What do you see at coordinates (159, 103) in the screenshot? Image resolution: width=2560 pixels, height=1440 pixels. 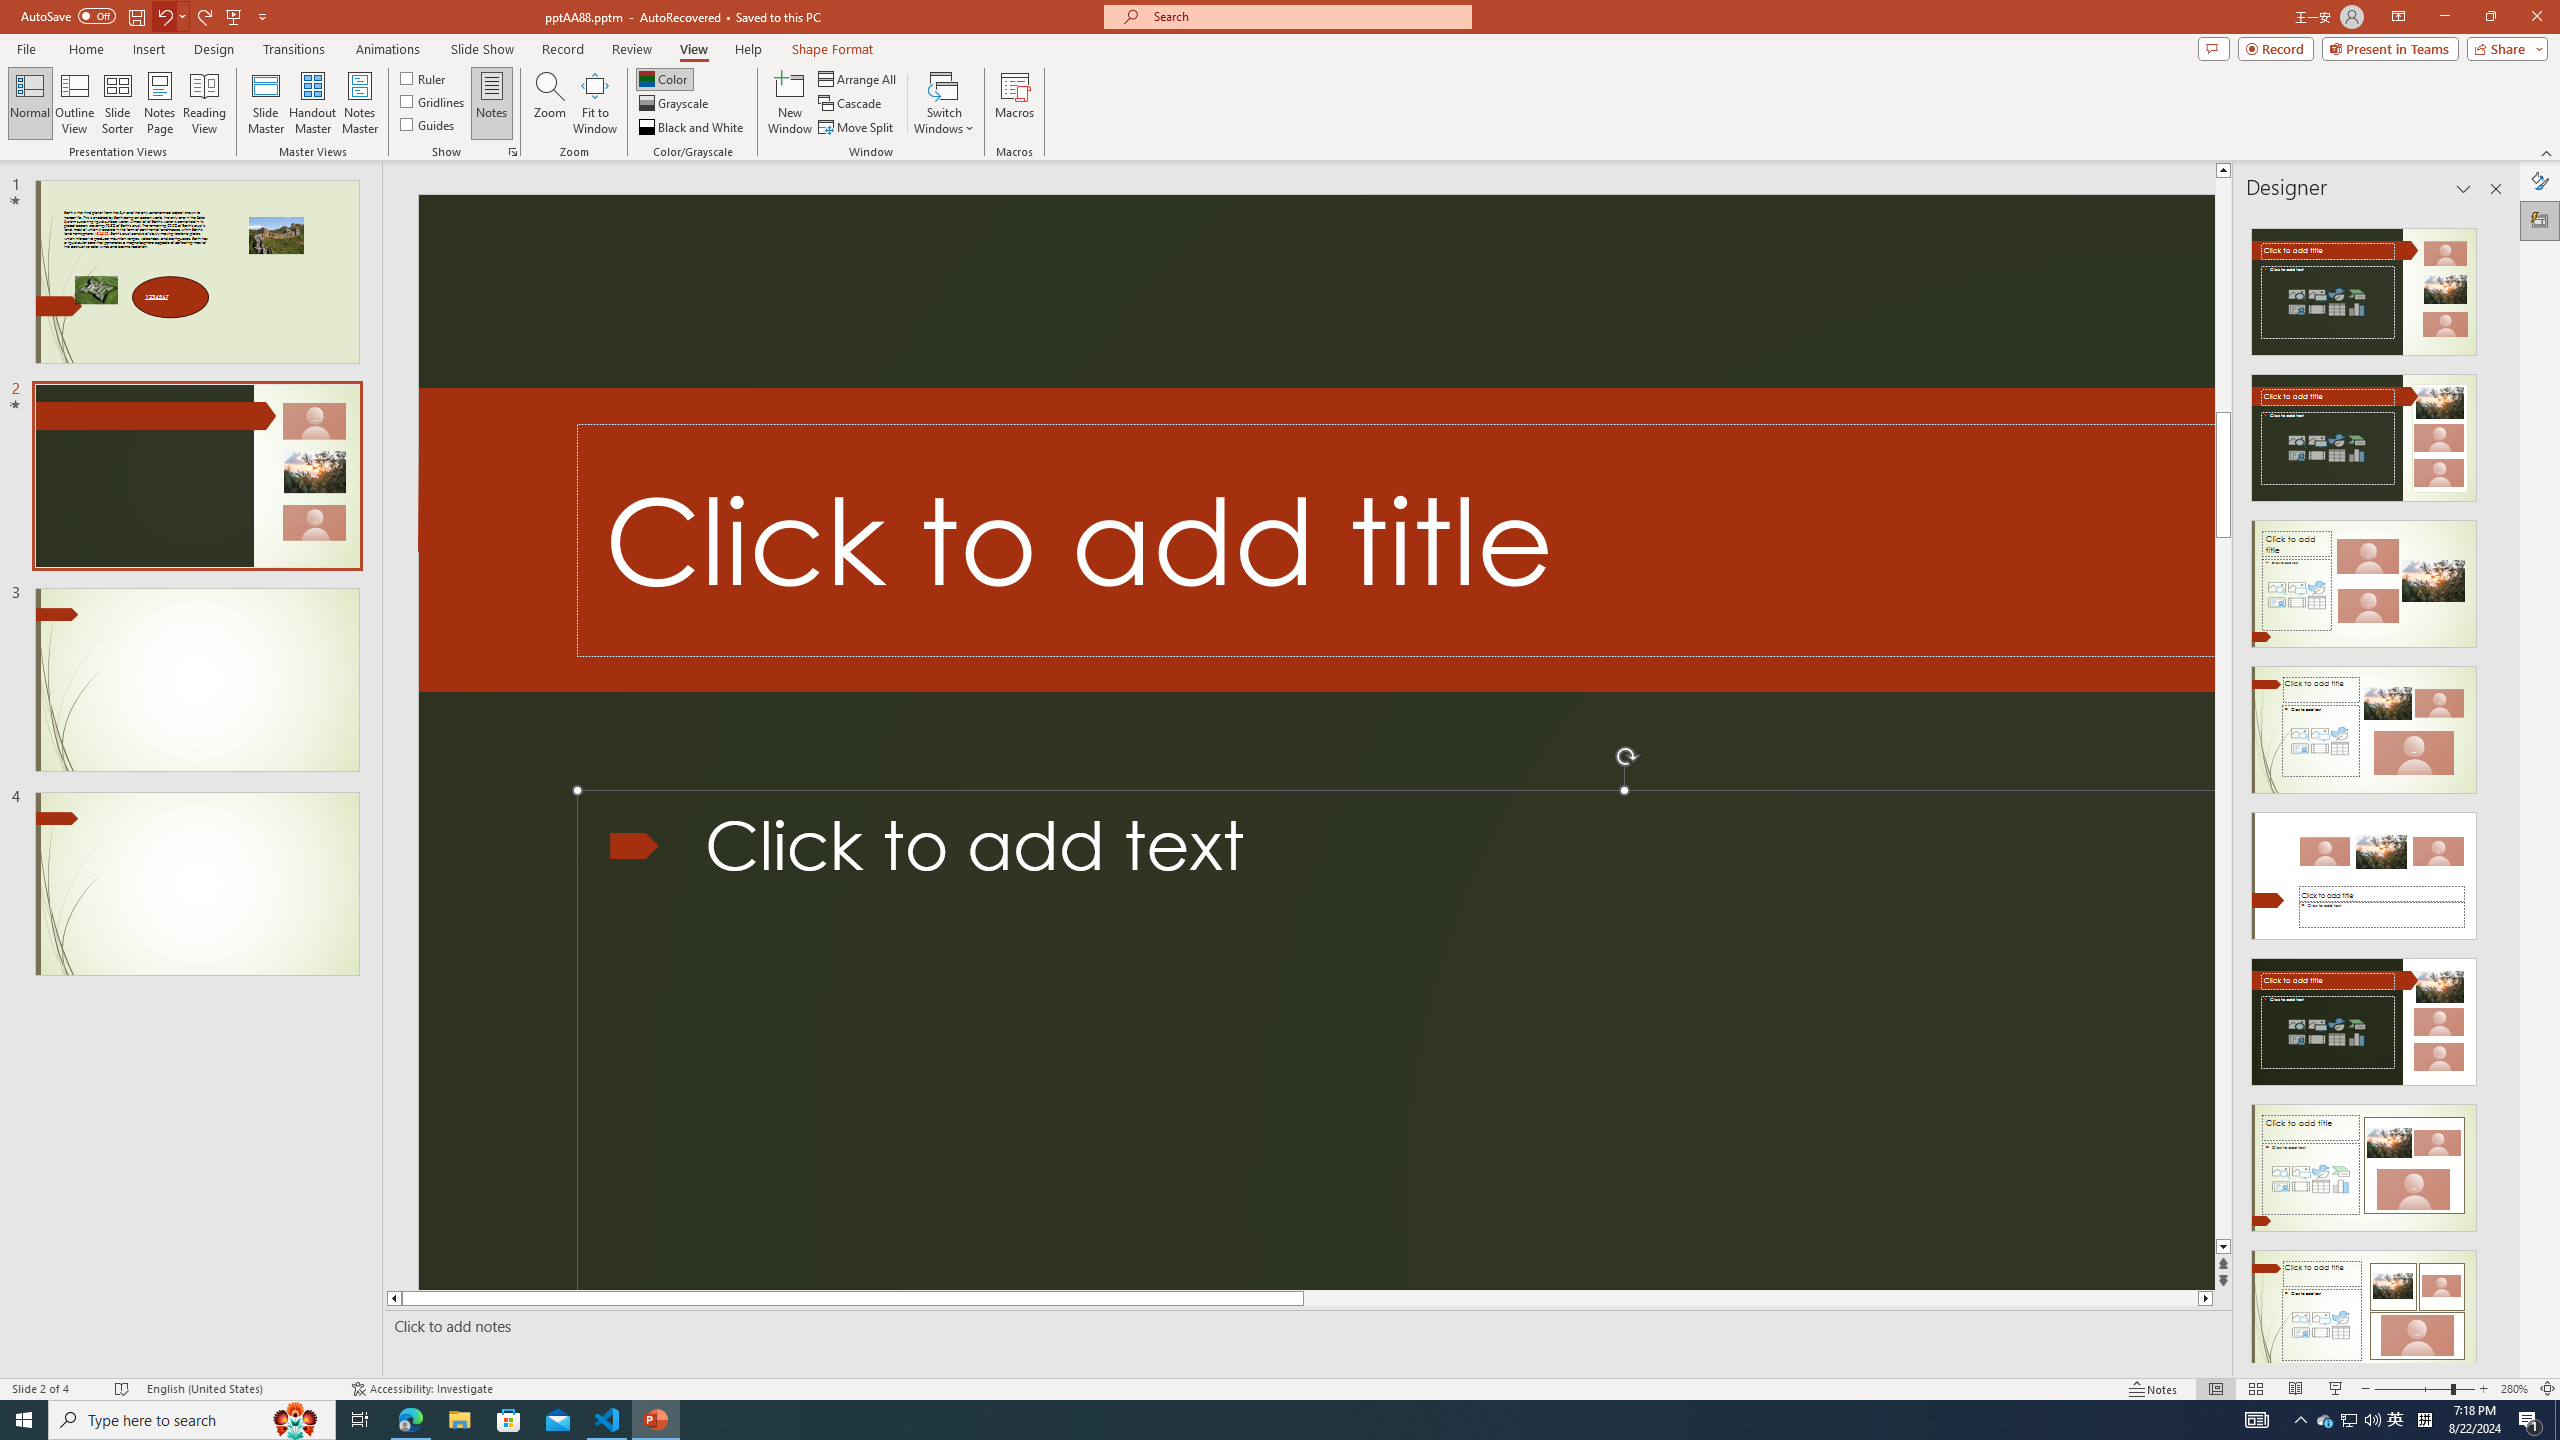 I see `'Notes Page'` at bounding box center [159, 103].